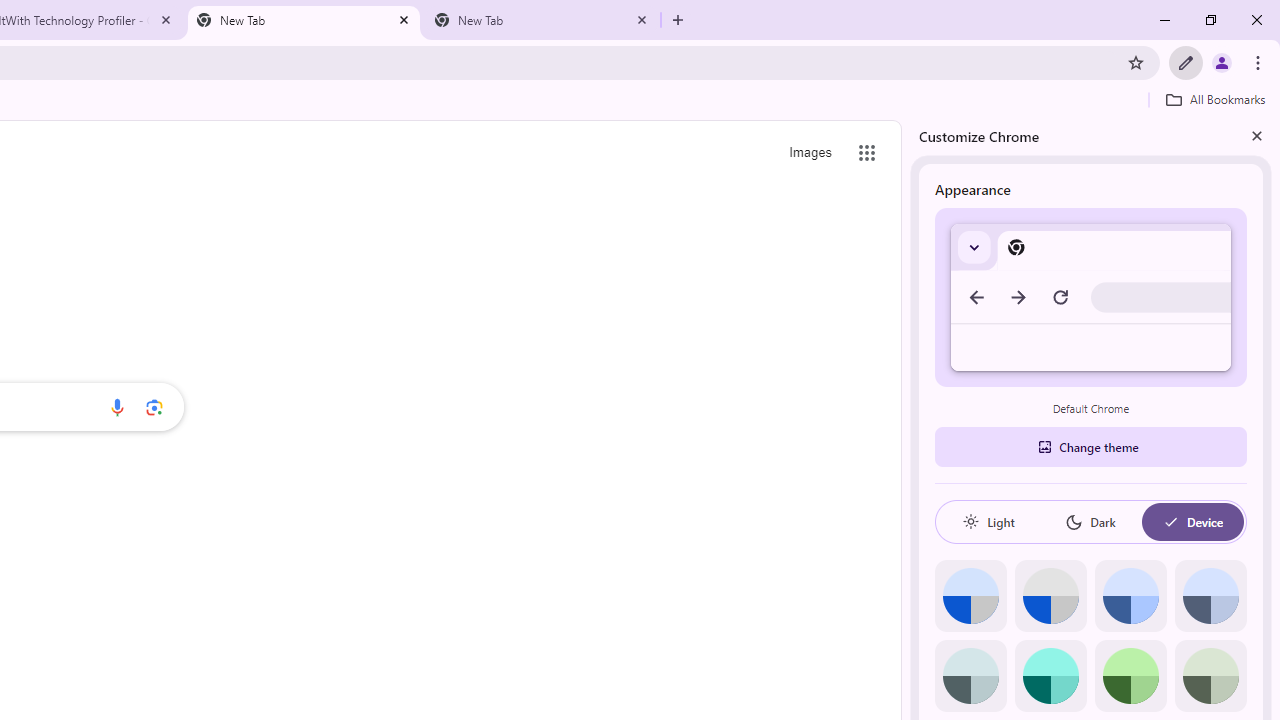 The width and height of the screenshot is (1280, 720). Describe the element at coordinates (1049, 675) in the screenshot. I see `'Aqua'` at that location.